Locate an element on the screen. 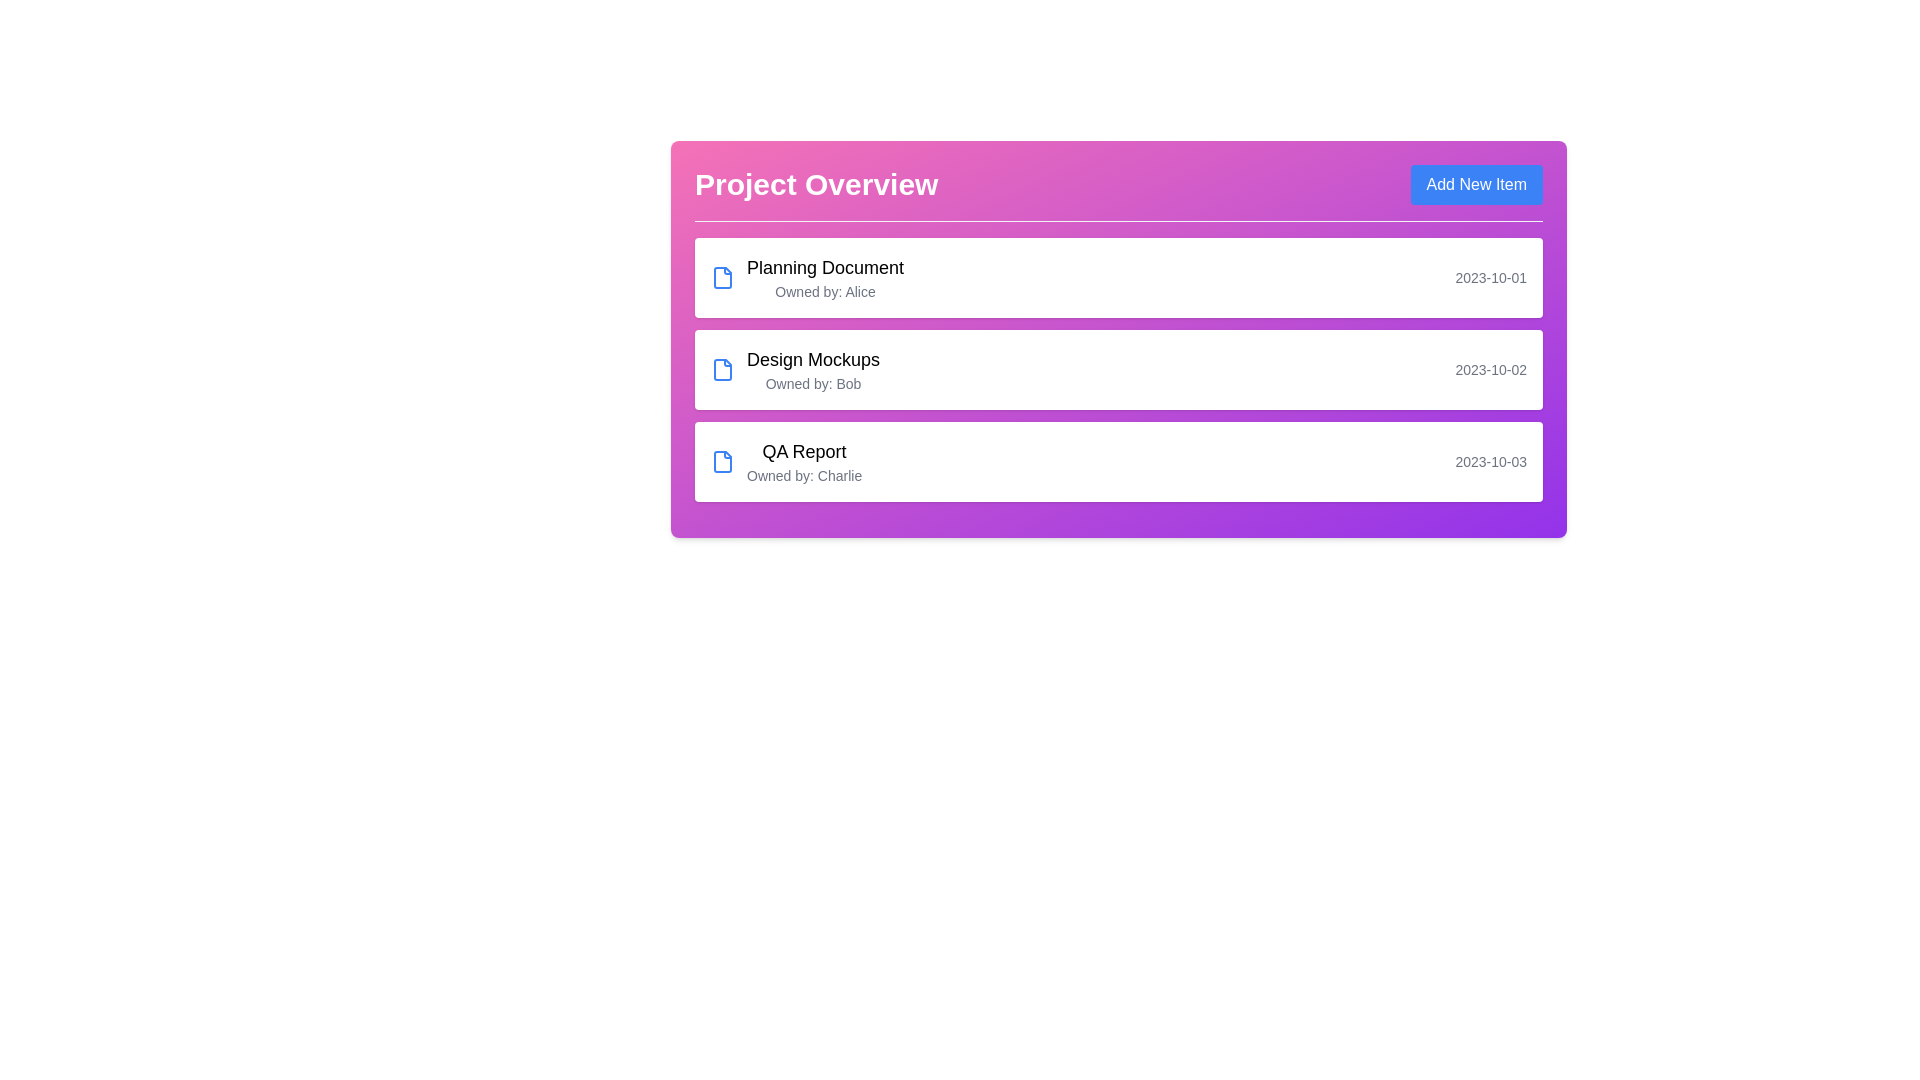  the text block displaying 'QA Report' with ownership details 'Owned by: Charlie' in a vertical list of project overviews is located at coordinates (804, 462).